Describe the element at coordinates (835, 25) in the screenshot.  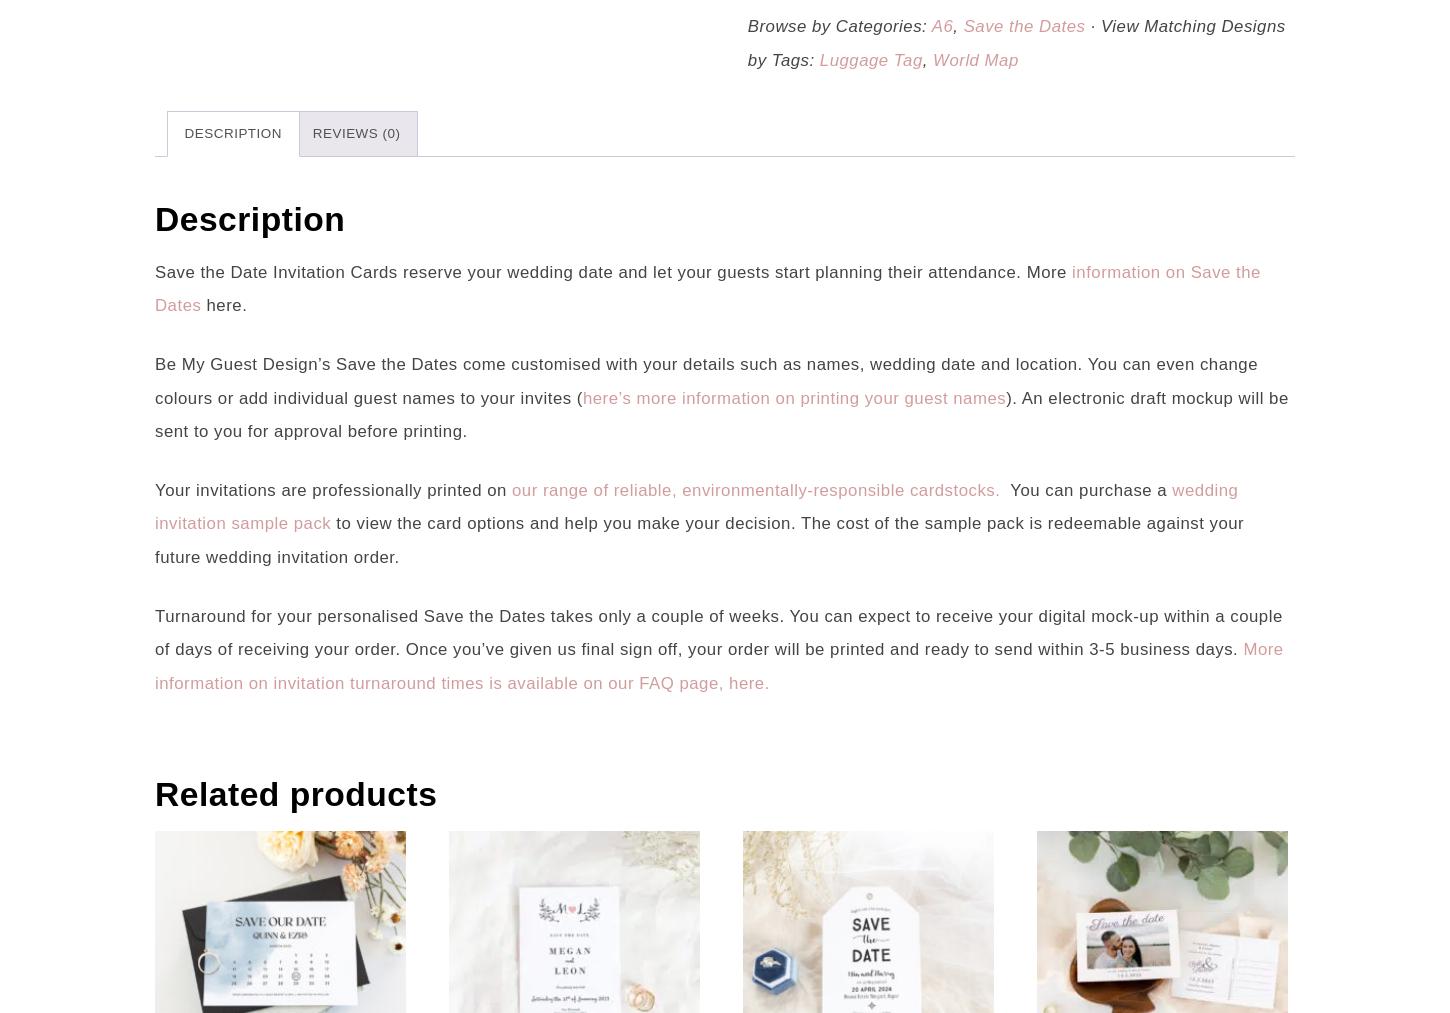
I see `'Categories:'` at that location.